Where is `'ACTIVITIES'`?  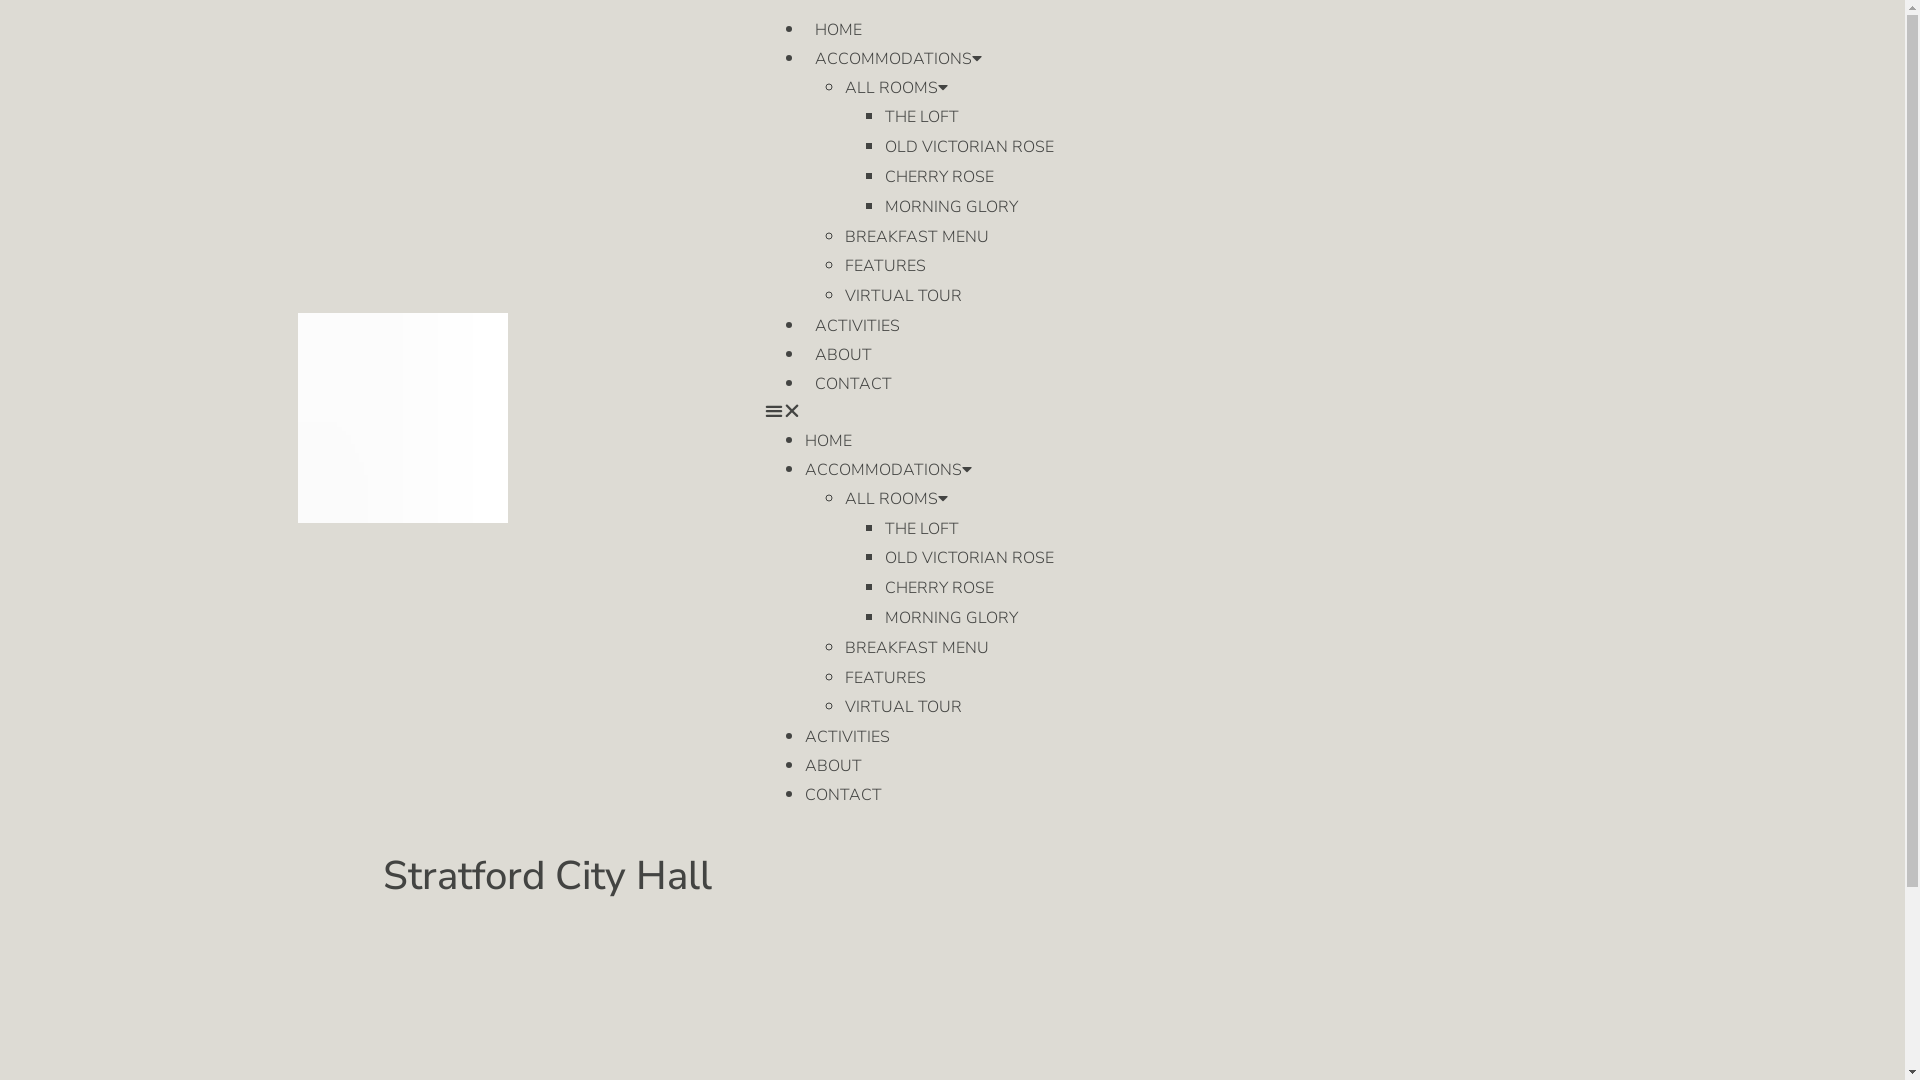 'ACTIVITIES' is located at coordinates (857, 325).